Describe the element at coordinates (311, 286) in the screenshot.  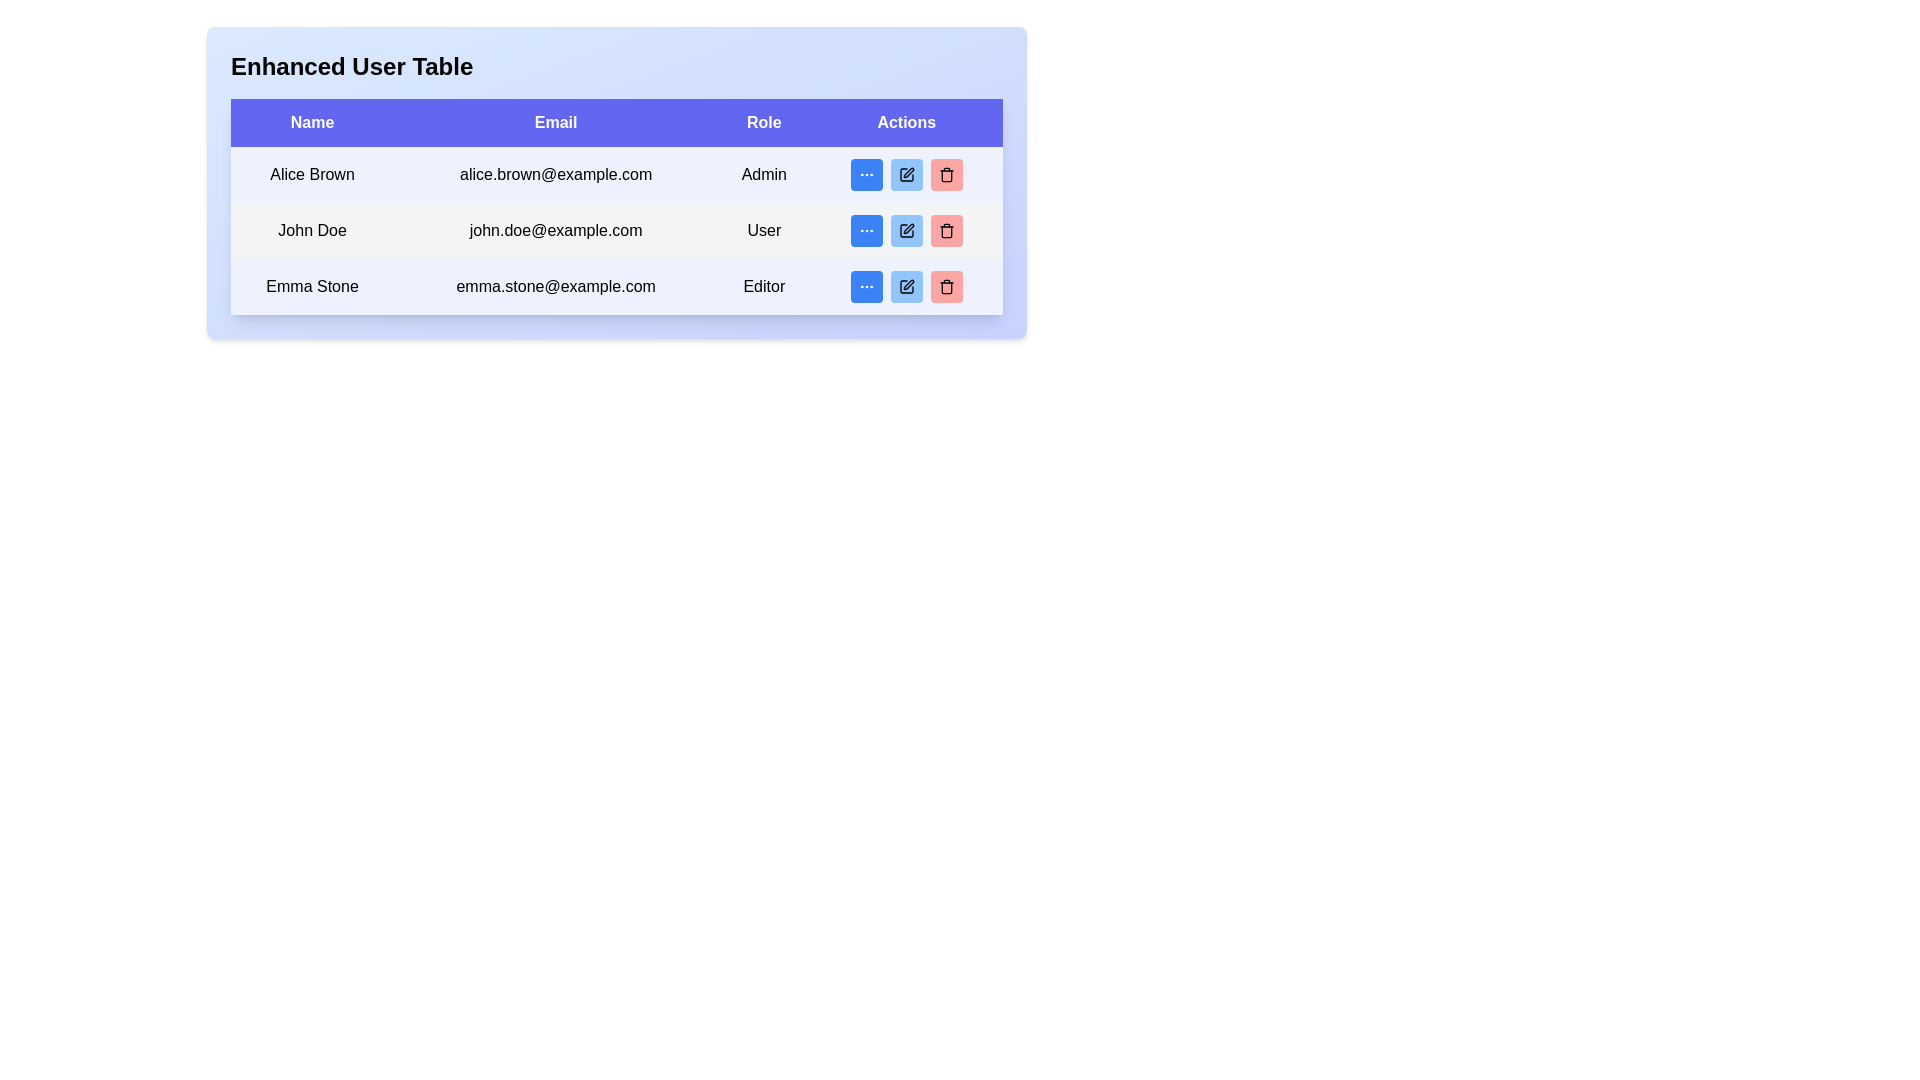
I see `the static text label displaying the user's name in the user information table located in the first cell of the third row under the 'Name' column` at that location.